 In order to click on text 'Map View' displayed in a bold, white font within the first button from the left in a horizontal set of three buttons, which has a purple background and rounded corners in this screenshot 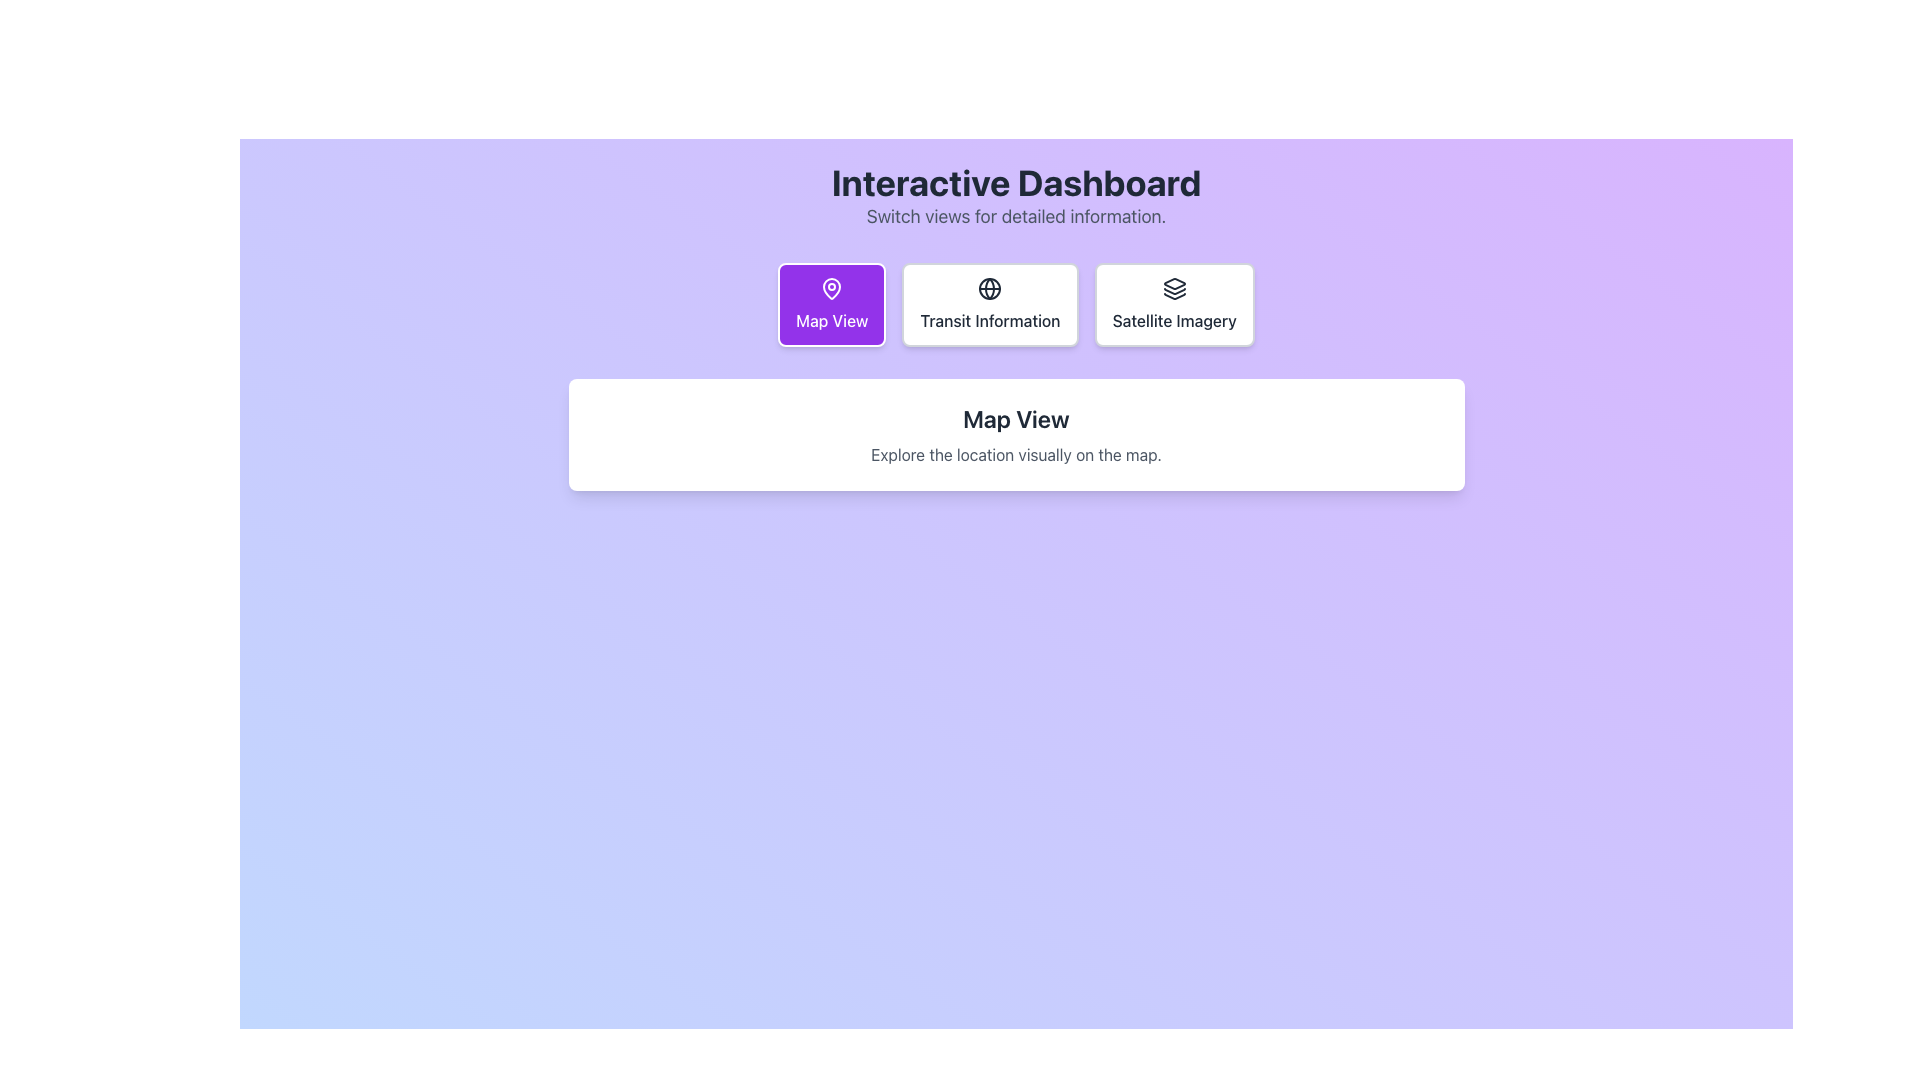, I will do `click(832, 319)`.